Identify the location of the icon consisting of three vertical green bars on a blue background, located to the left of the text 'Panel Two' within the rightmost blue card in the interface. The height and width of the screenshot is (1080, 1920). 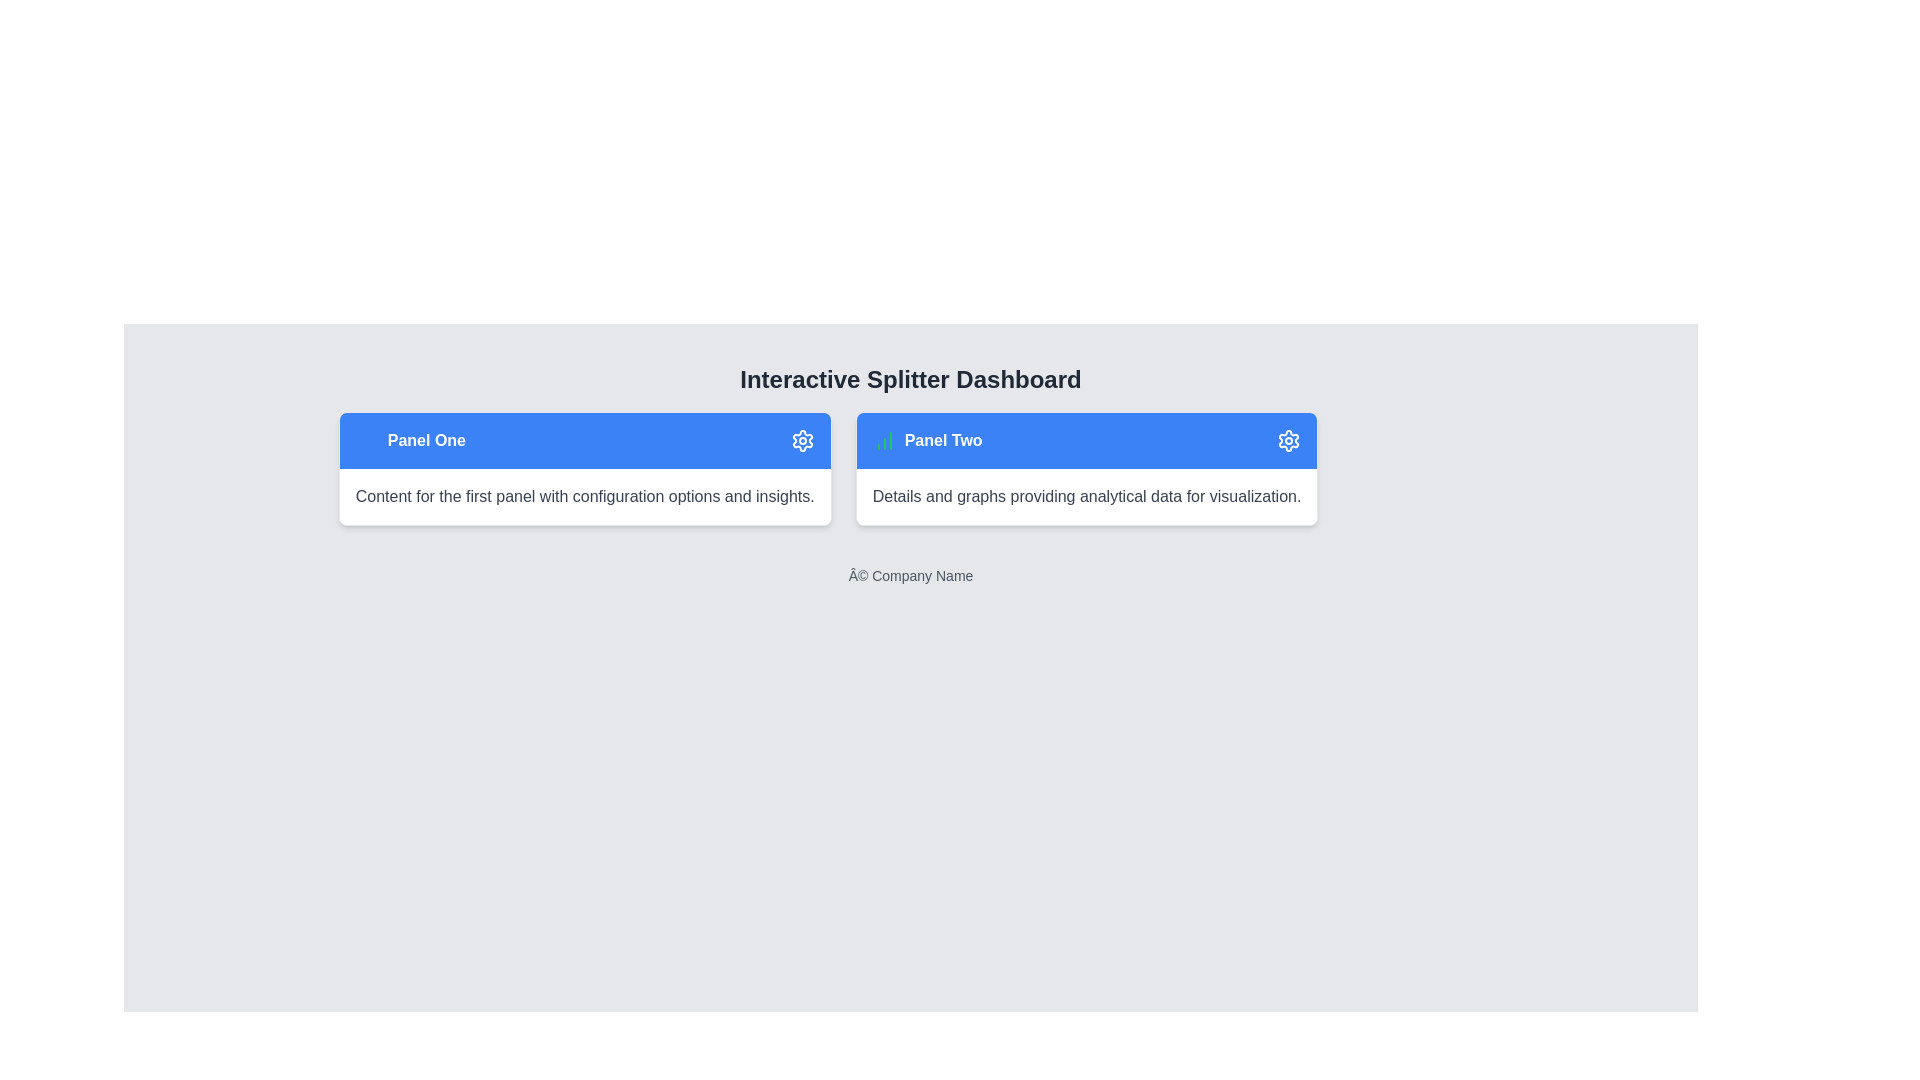
(883, 439).